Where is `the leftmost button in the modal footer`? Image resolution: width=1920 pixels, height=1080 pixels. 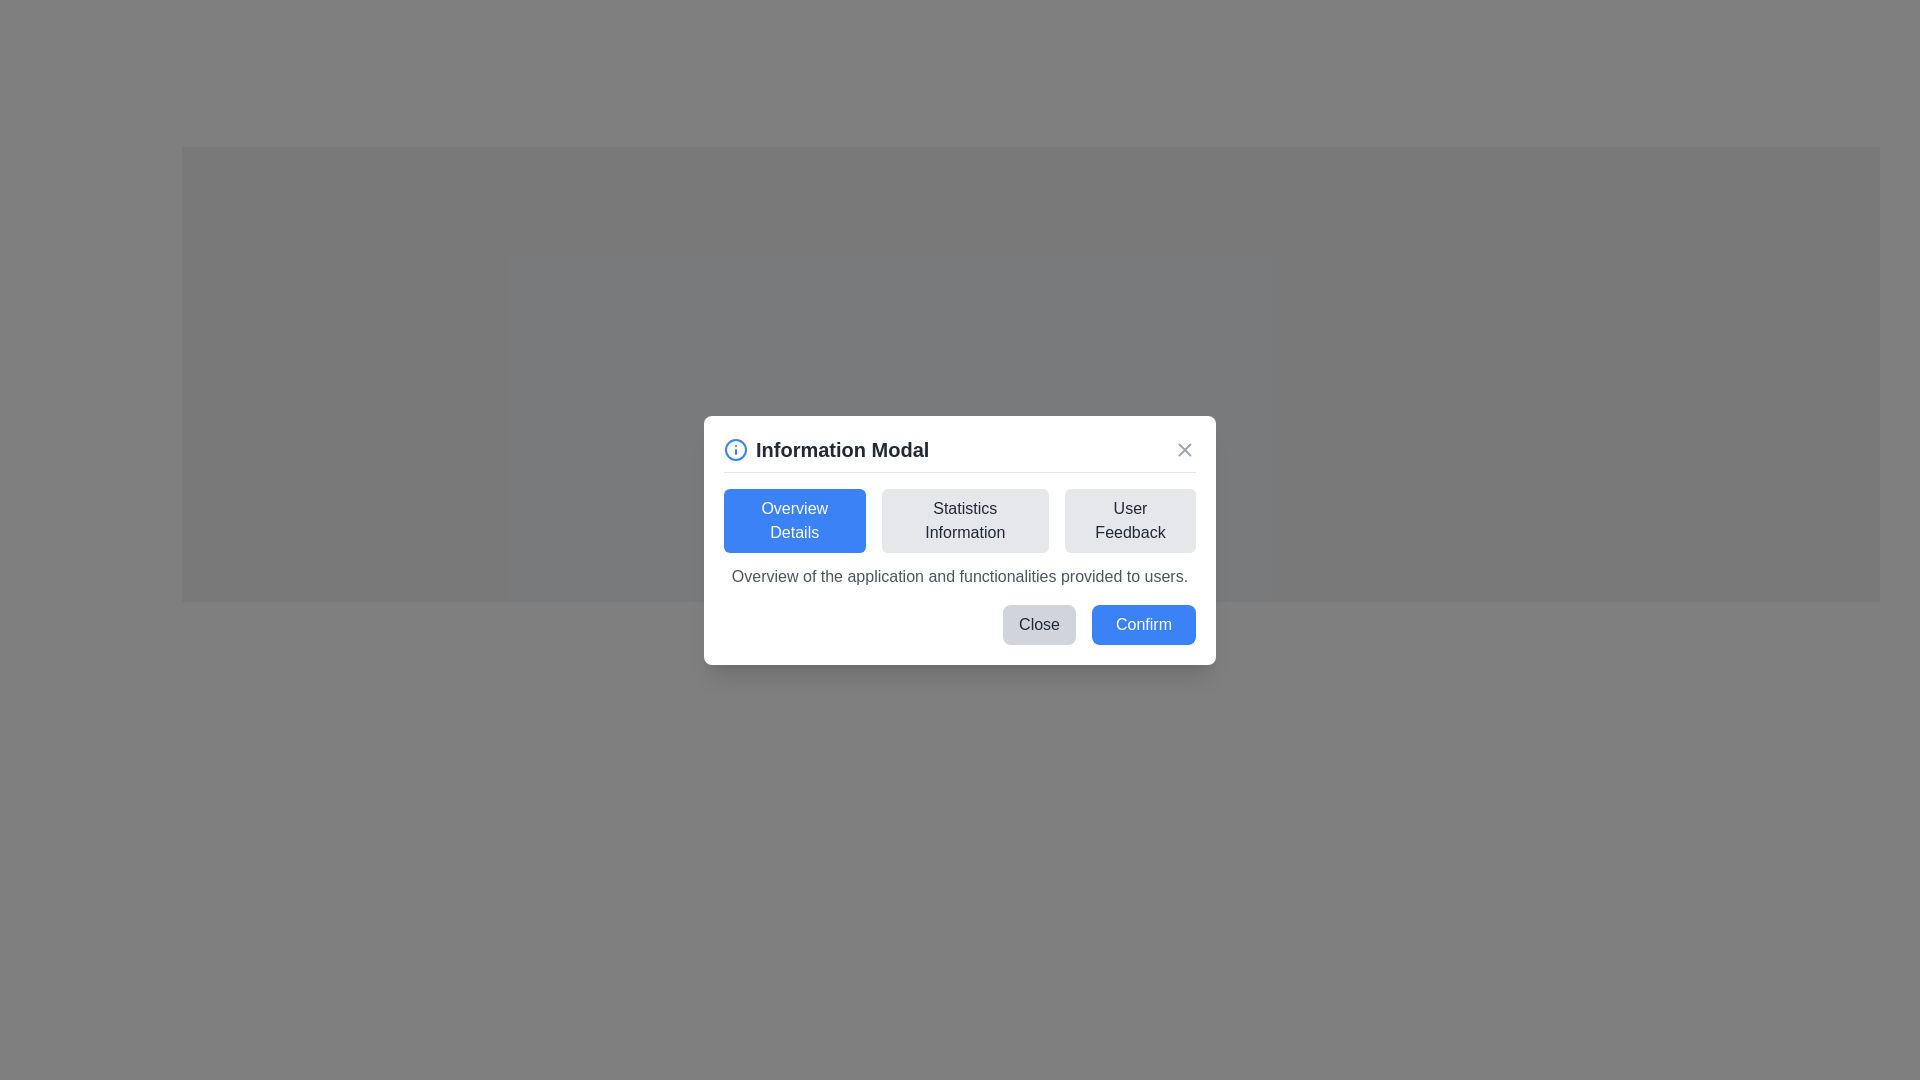 the leftmost button in the modal footer is located at coordinates (1039, 623).